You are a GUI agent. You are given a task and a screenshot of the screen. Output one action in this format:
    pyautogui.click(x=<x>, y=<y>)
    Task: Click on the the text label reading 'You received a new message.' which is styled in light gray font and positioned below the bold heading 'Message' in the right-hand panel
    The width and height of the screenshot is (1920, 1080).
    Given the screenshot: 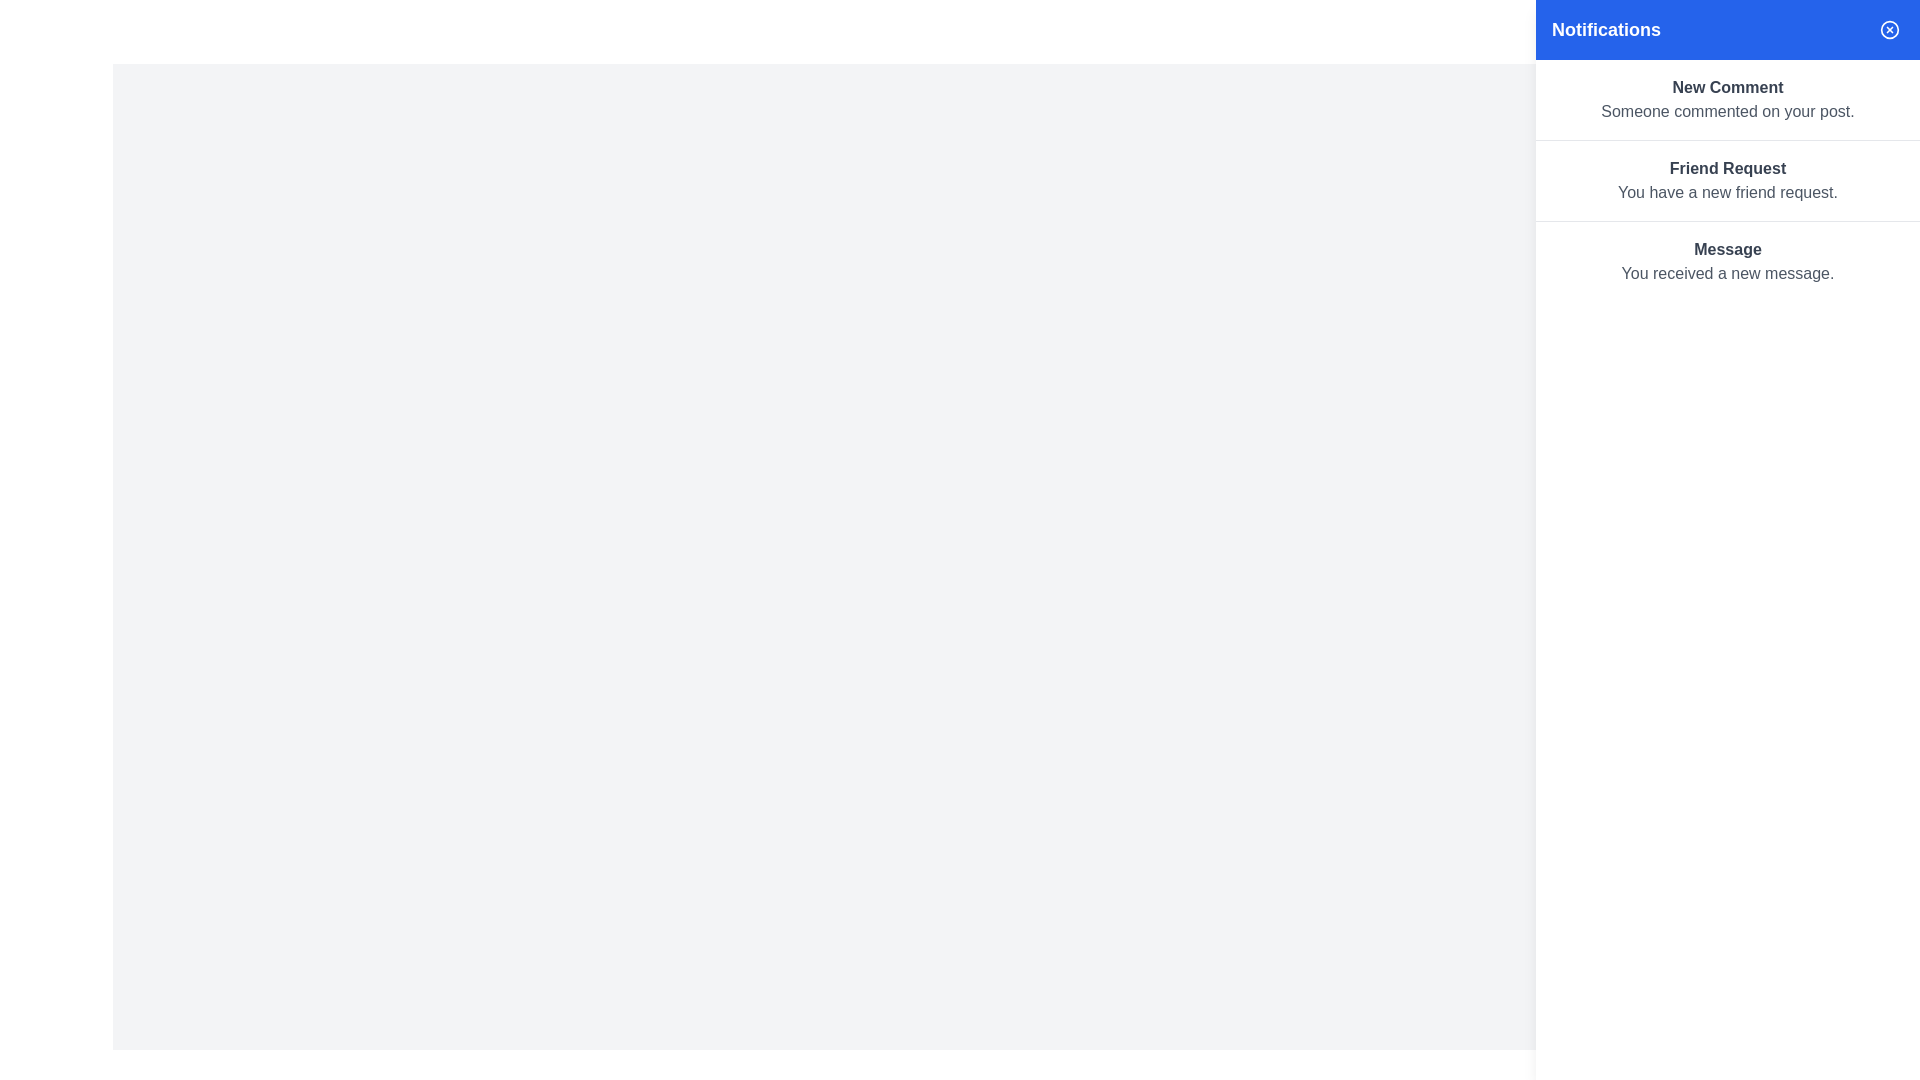 What is the action you would take?
    pyautogui.click(x=1727, y=273)
    